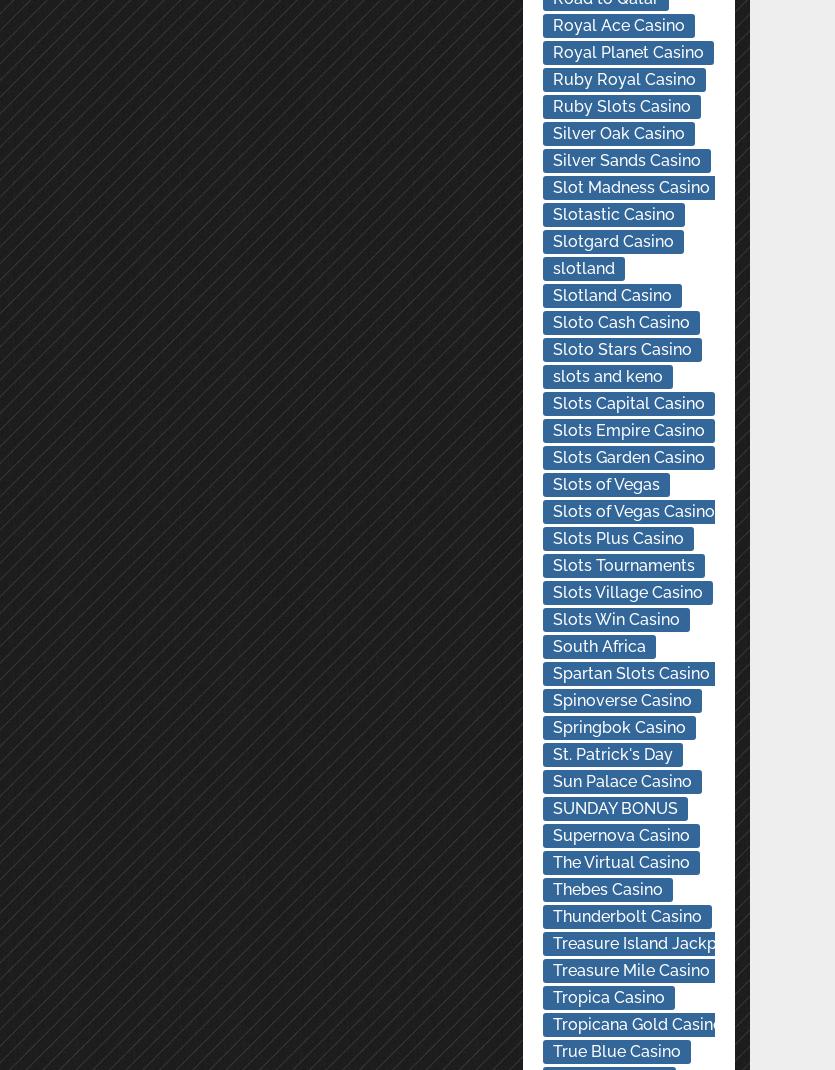 The width and height of the screenshot is (835, 1070). Describe the element at coordinates (552, 349) in the screenshot. I see `'Sloto Stars Casino'` at that location.